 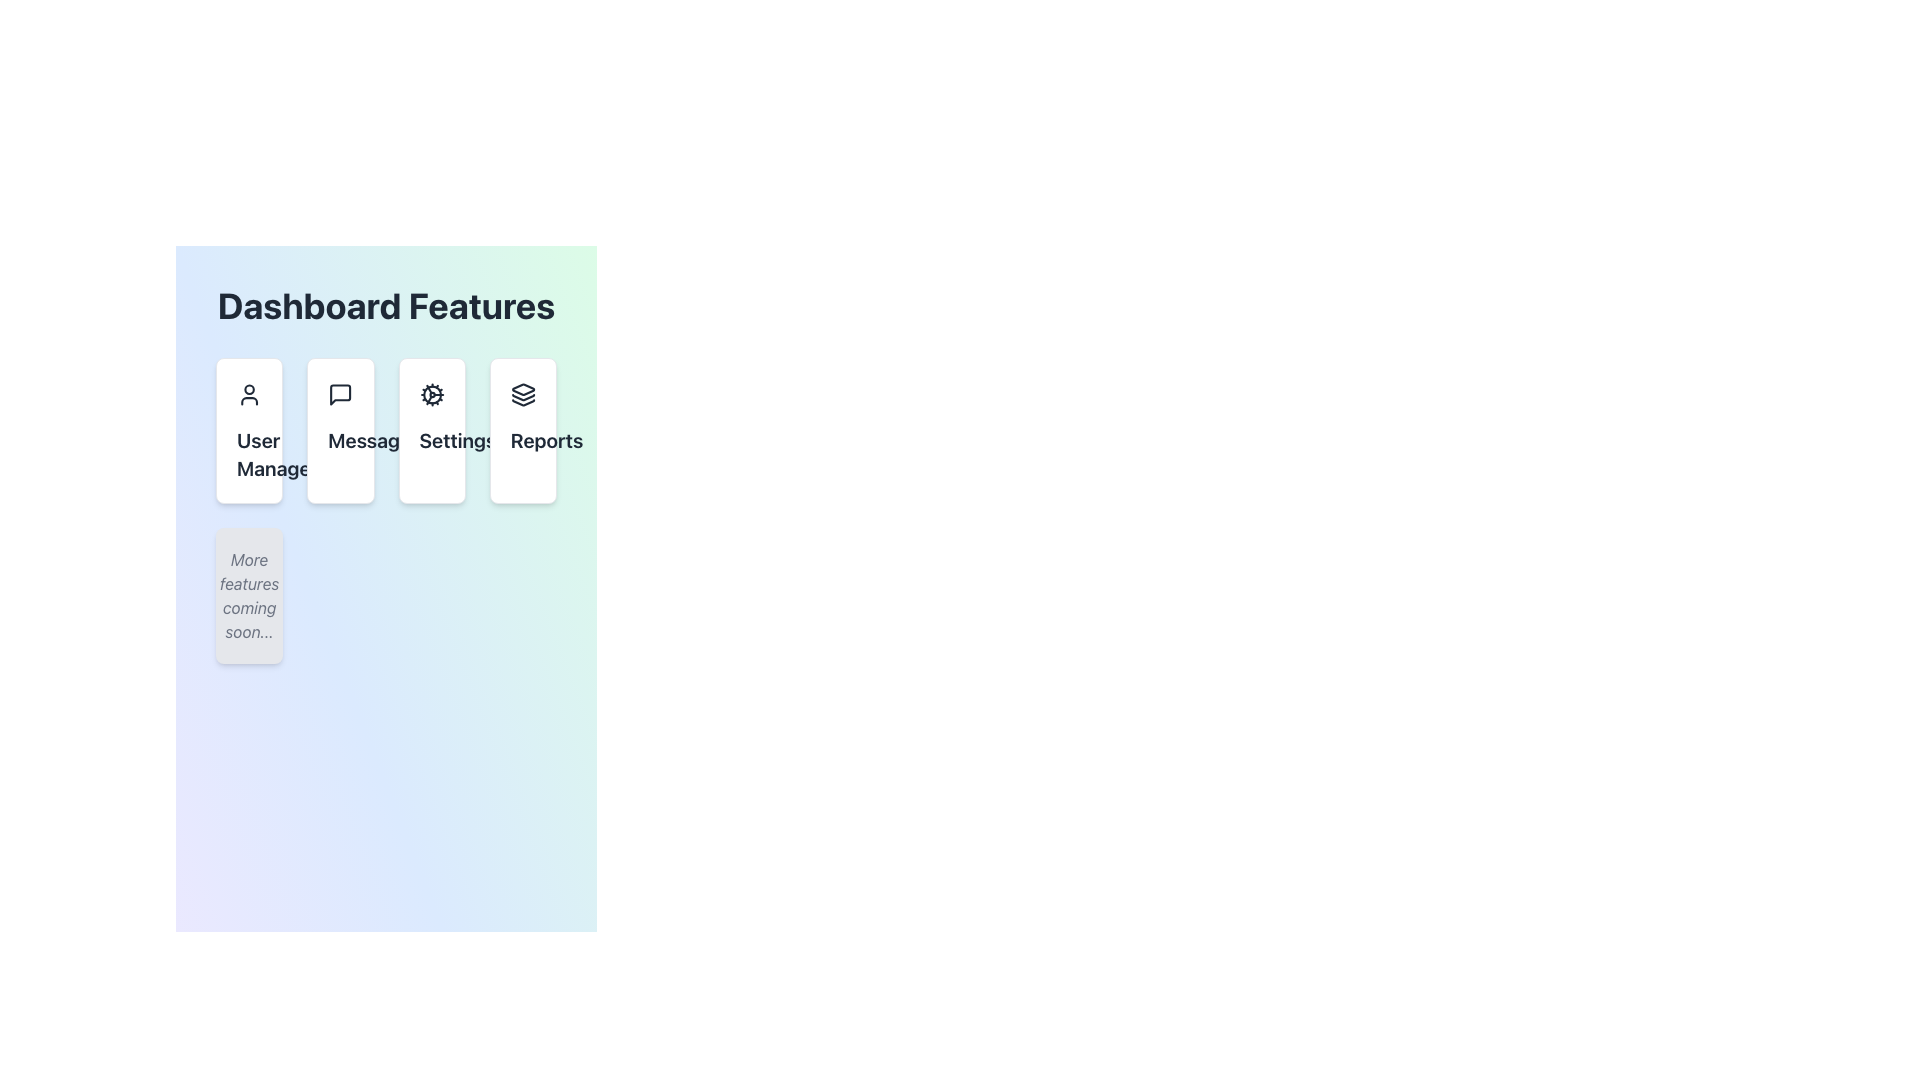 What do you see at coordinates (248, 455) in the screenshot?
I see `text label indicating 'User Management' located in the first card under the 'Dashboard Features' heading, positioned directly below the user icon graphic` at bounding box center [248, 455].